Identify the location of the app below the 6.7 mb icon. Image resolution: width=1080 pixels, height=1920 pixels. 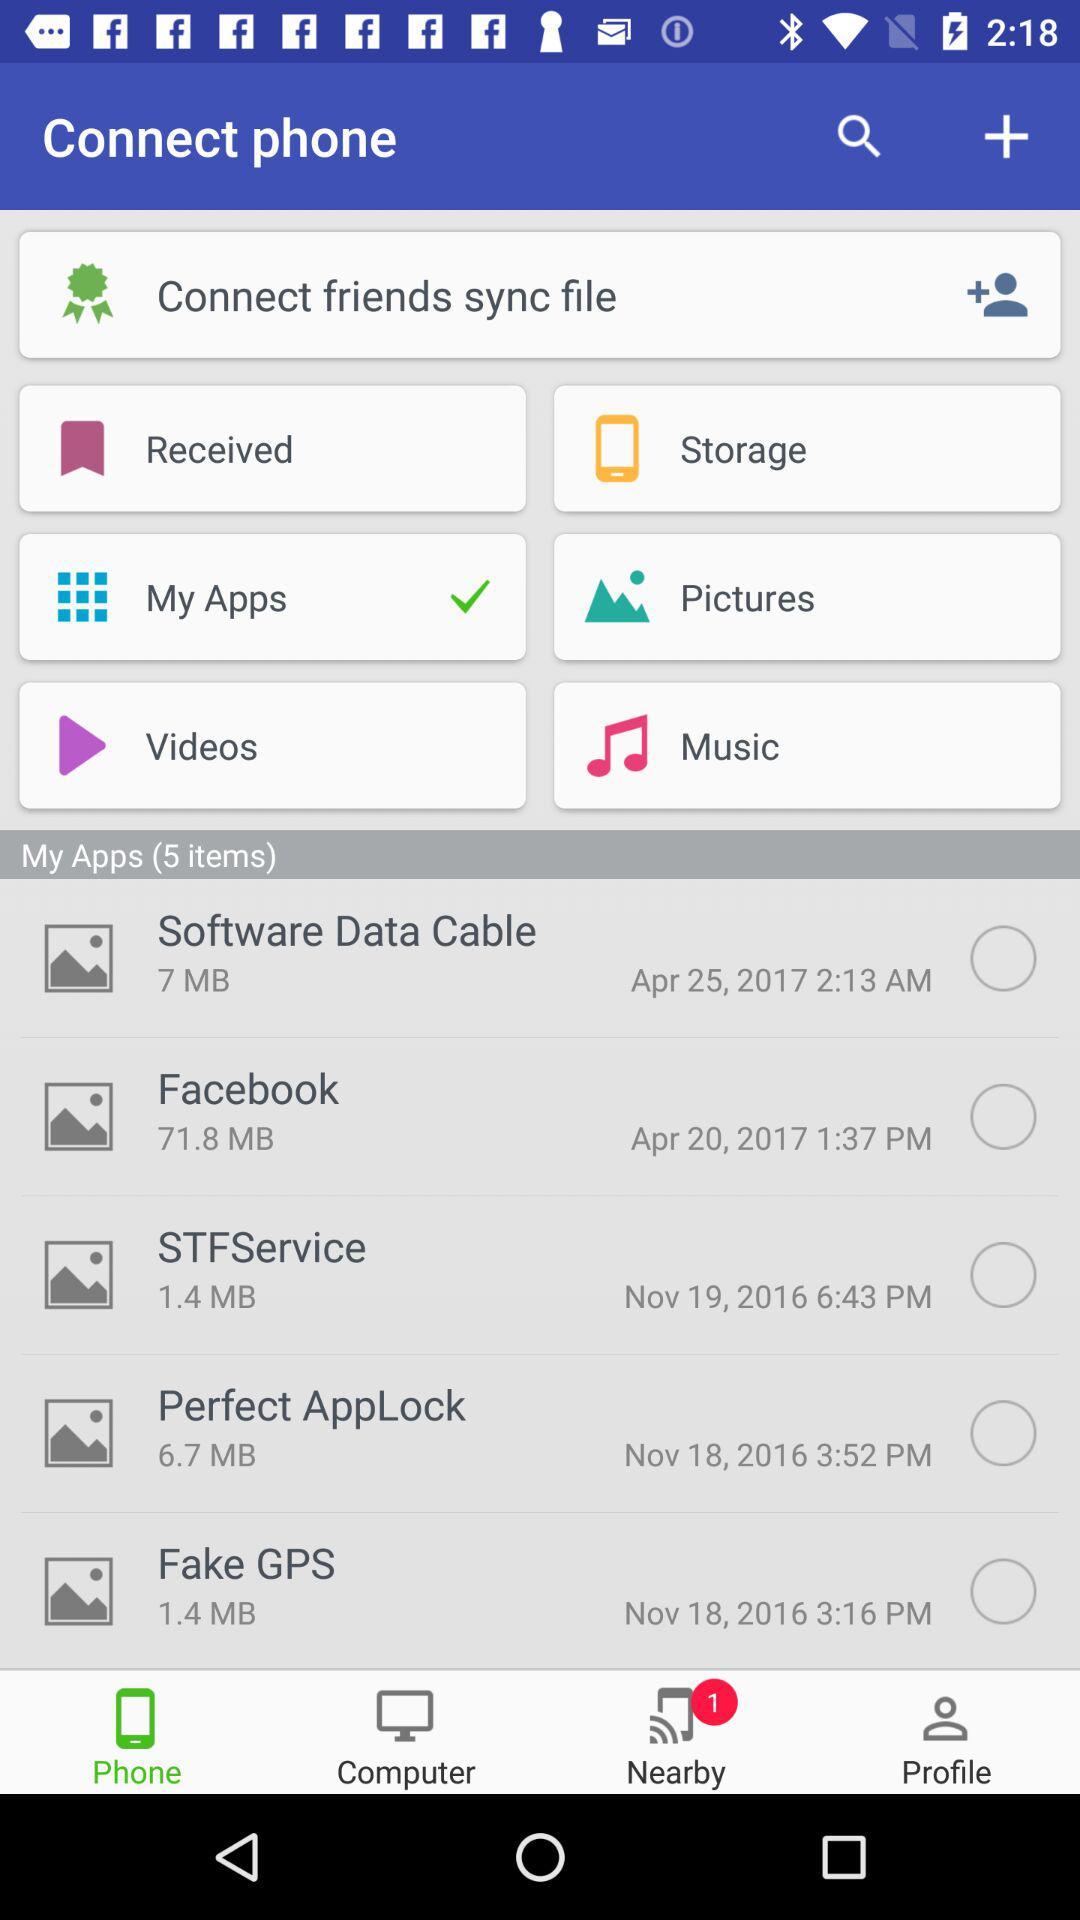
(245, 1561).